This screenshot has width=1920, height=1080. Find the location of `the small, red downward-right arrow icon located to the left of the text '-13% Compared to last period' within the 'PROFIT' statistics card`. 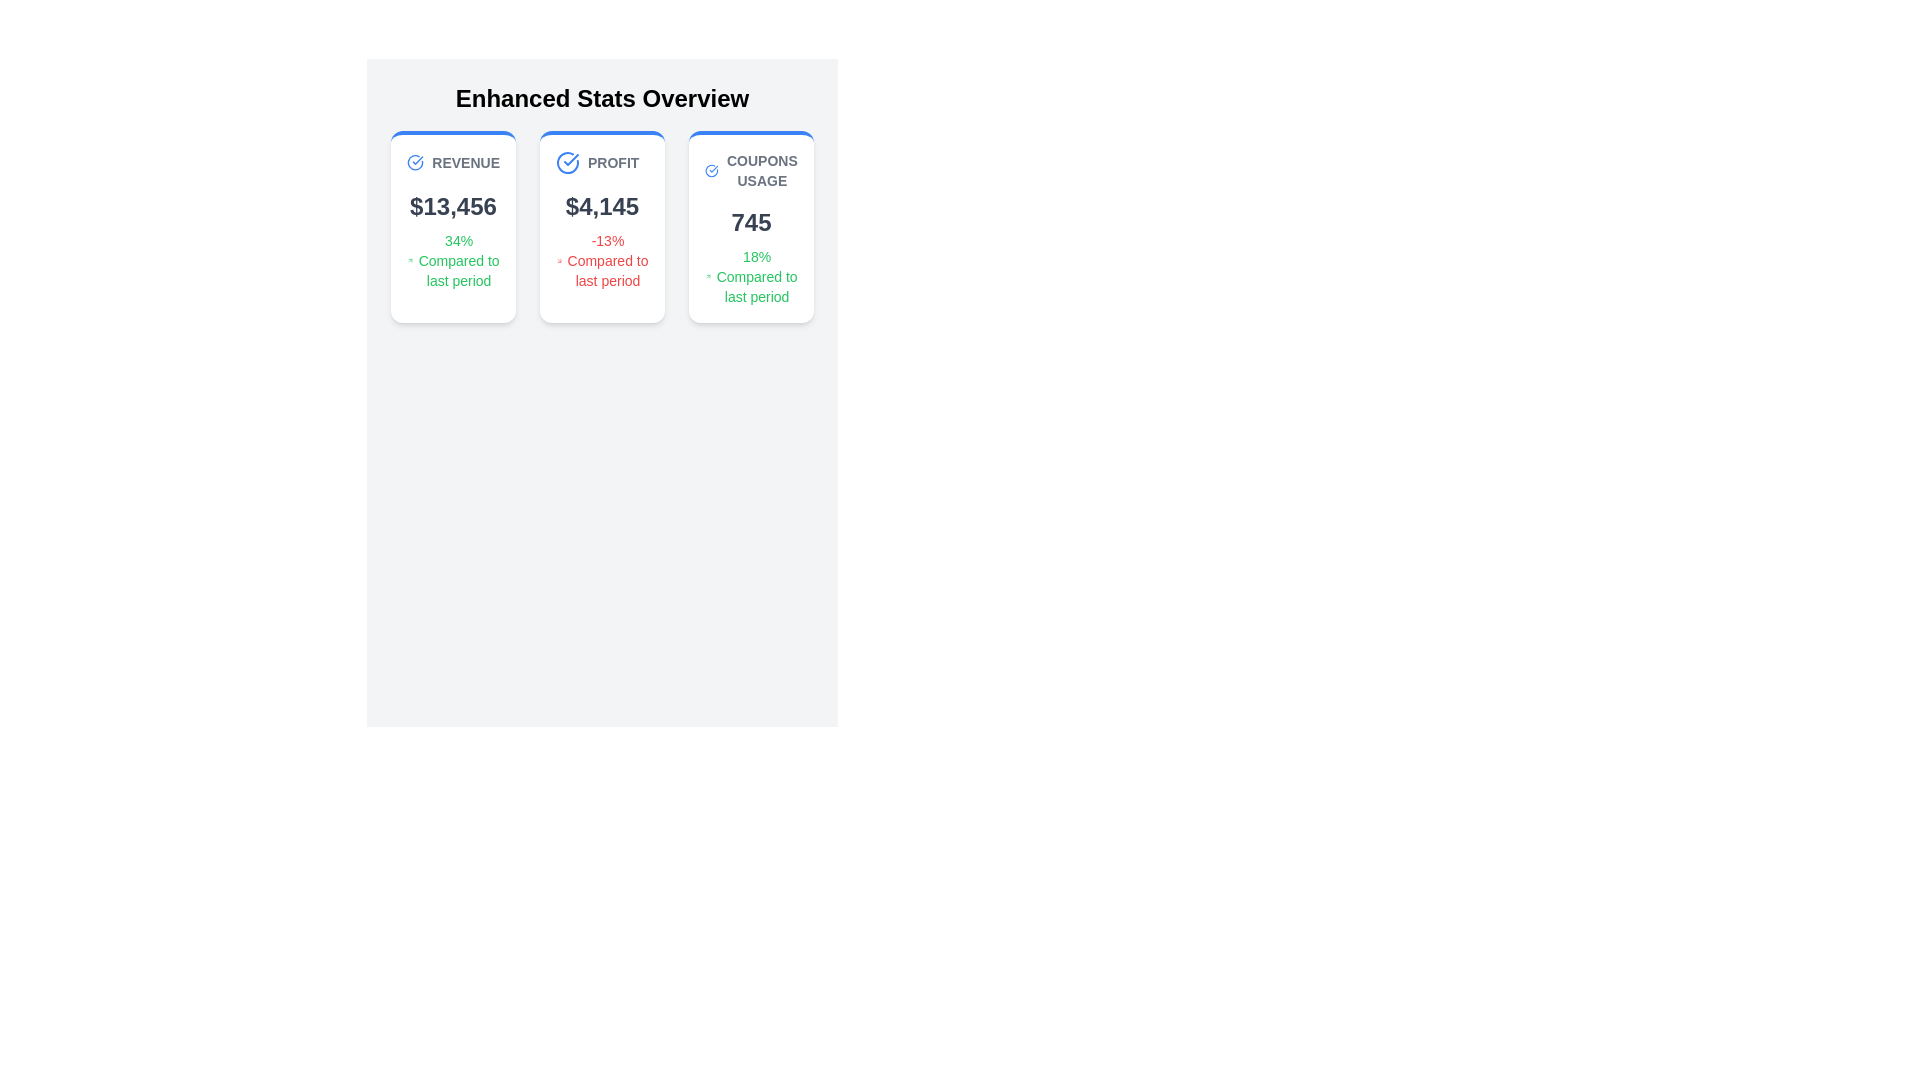

the small, red downward-right arrow icon located to the left of the text '-13% Compared to last period' within the 'PROFIT' statistics card is located at coordinates (559, 260).